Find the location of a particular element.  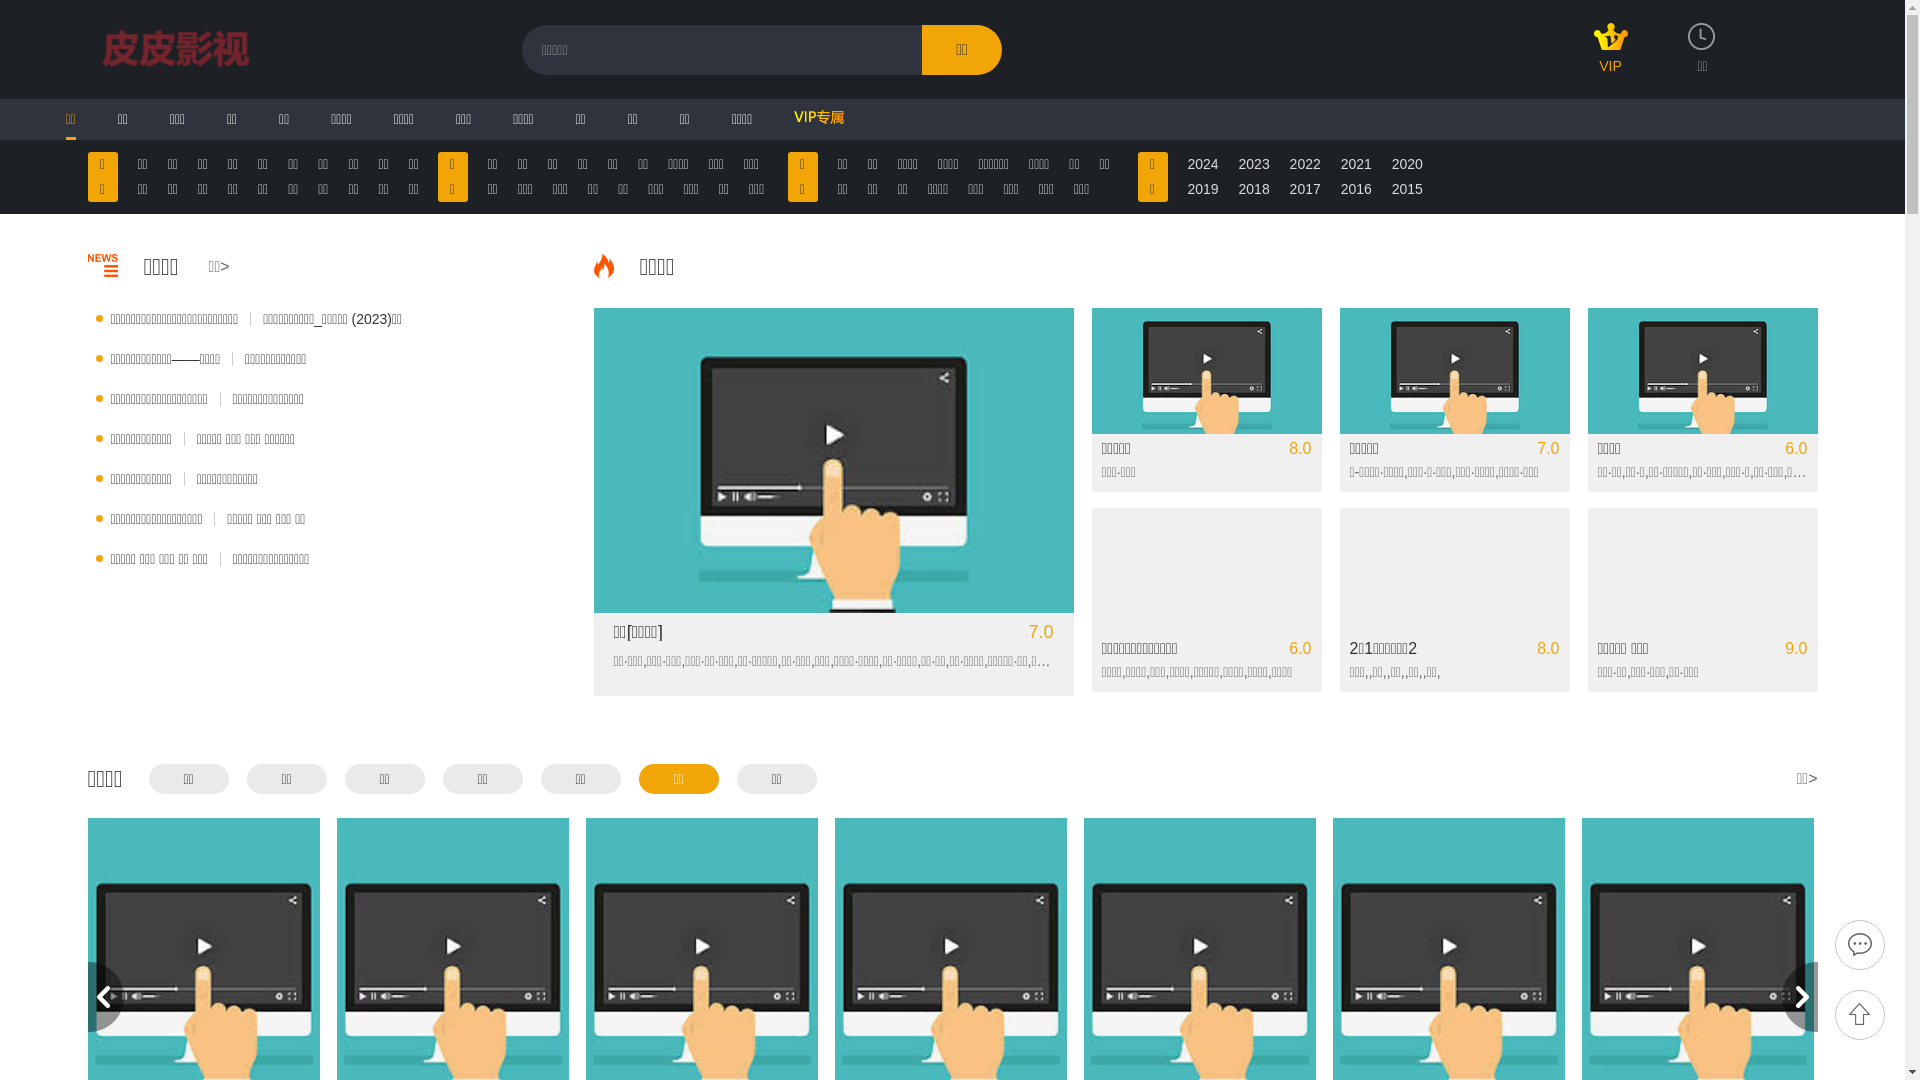

'2019' is located at coordinates (1188, 189).